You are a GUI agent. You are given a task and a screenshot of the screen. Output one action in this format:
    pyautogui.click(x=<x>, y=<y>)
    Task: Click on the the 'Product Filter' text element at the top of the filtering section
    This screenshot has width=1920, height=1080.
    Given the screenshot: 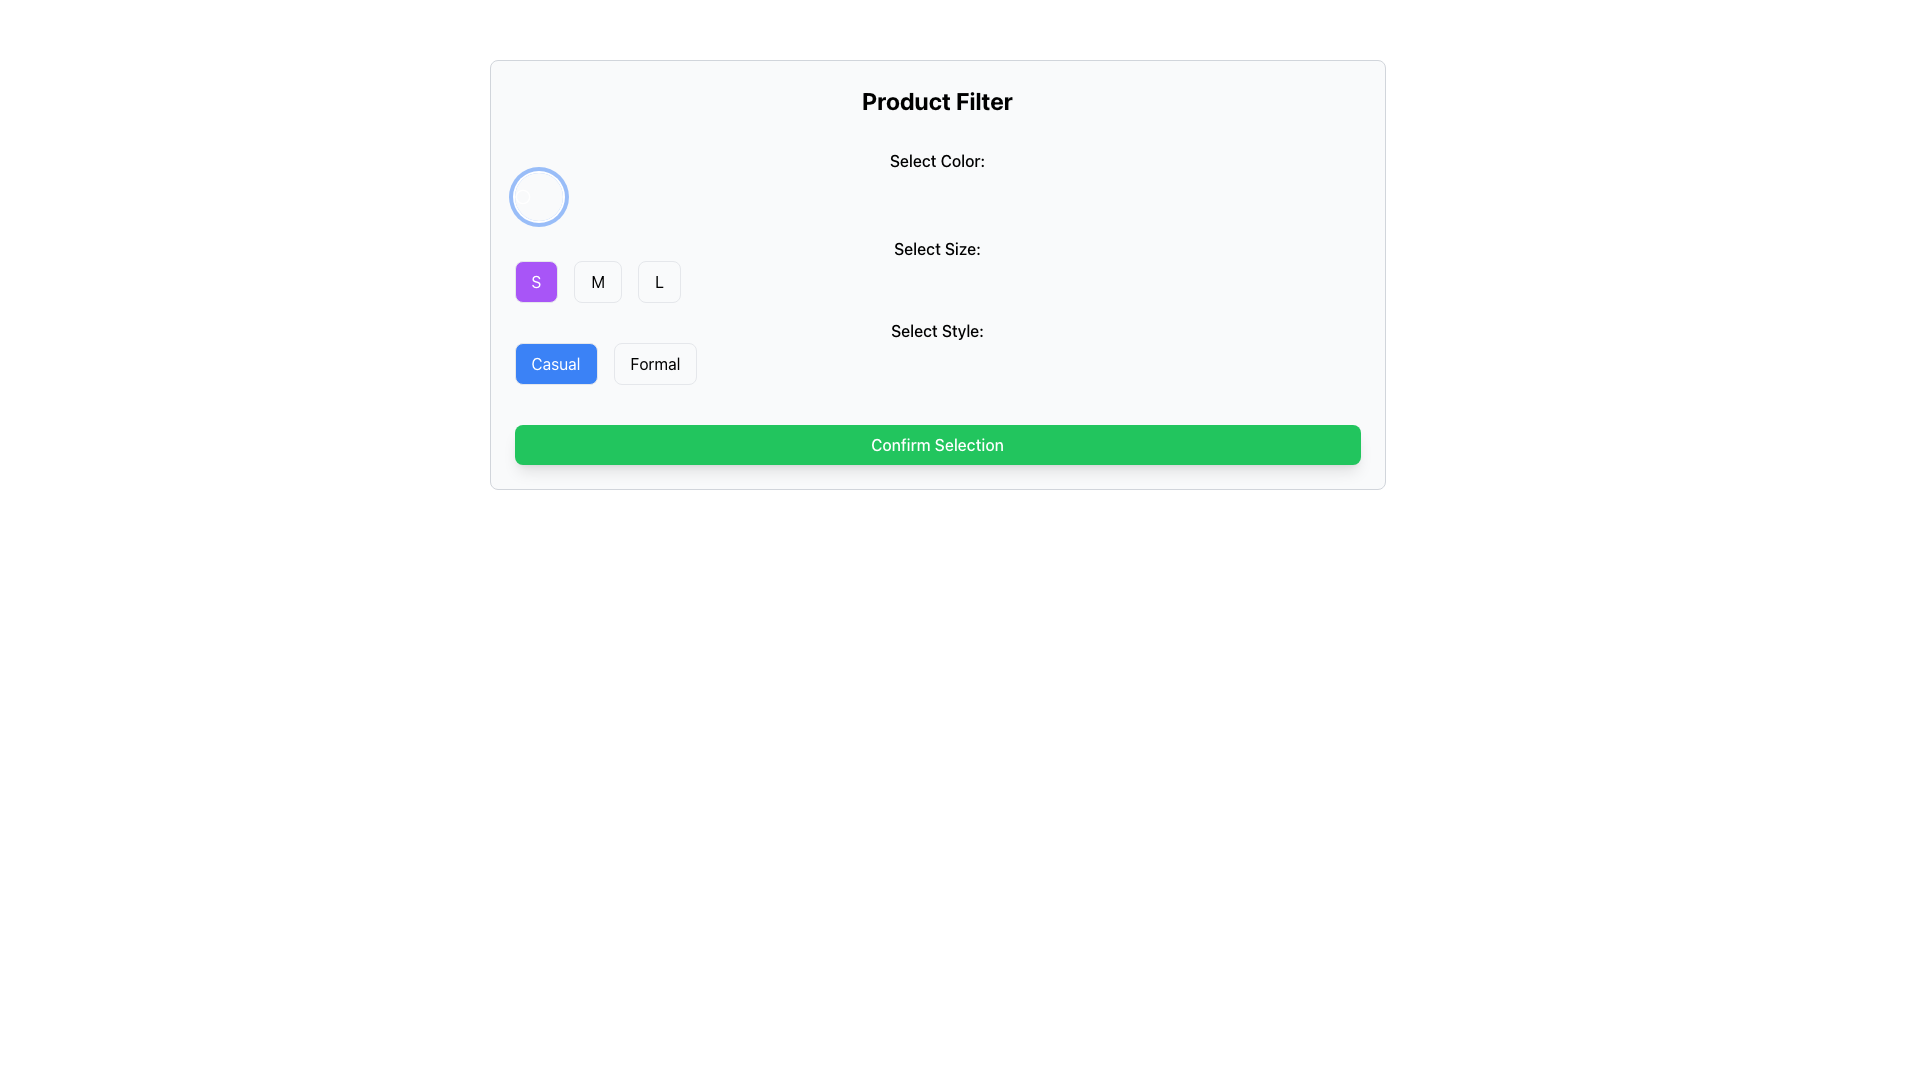 What is the action you would take?
    pyautogui.click(x=936, y=100)
    